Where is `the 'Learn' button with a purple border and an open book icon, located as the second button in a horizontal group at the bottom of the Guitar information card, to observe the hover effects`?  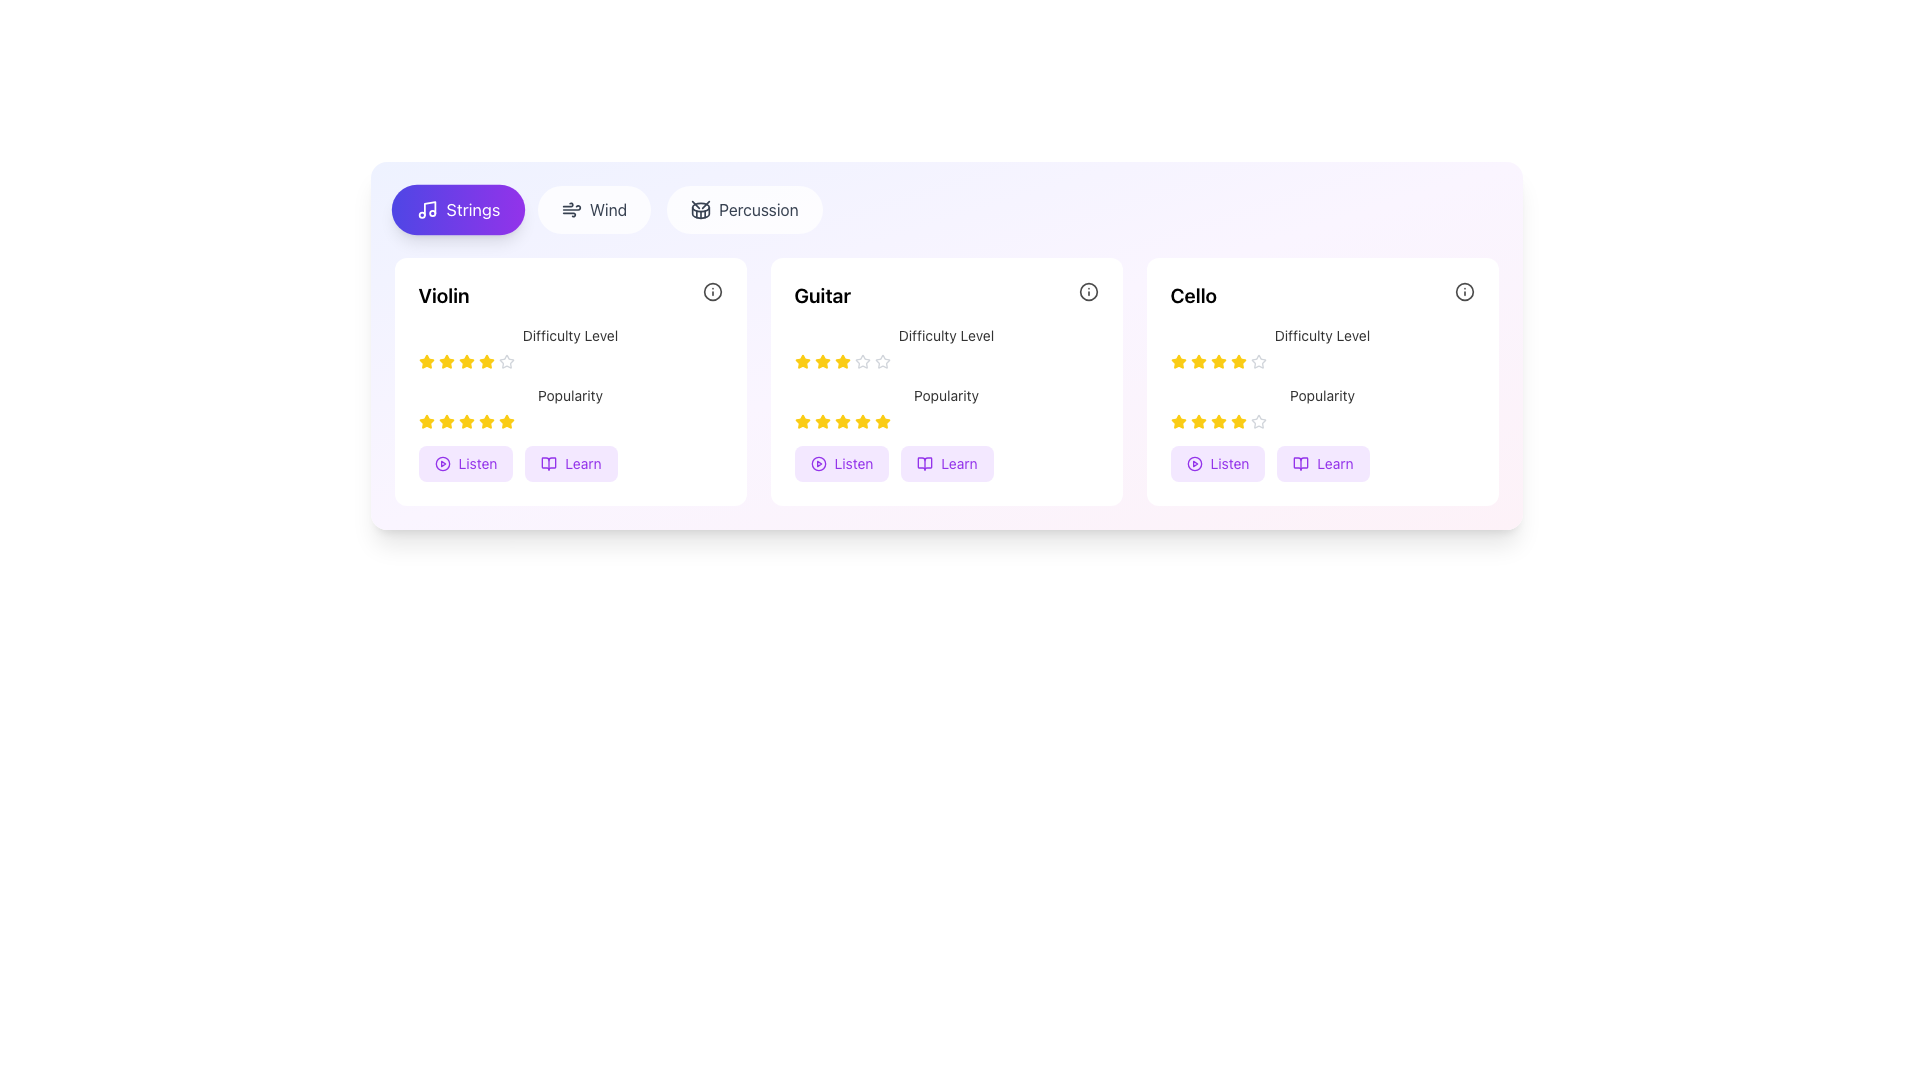 the 'Learn' button with a purple border and an open book icon, located as the second button in a horizontal group at the bottom of the Guitar information card, to observe the hover effects is located at coordinates (945, 463).